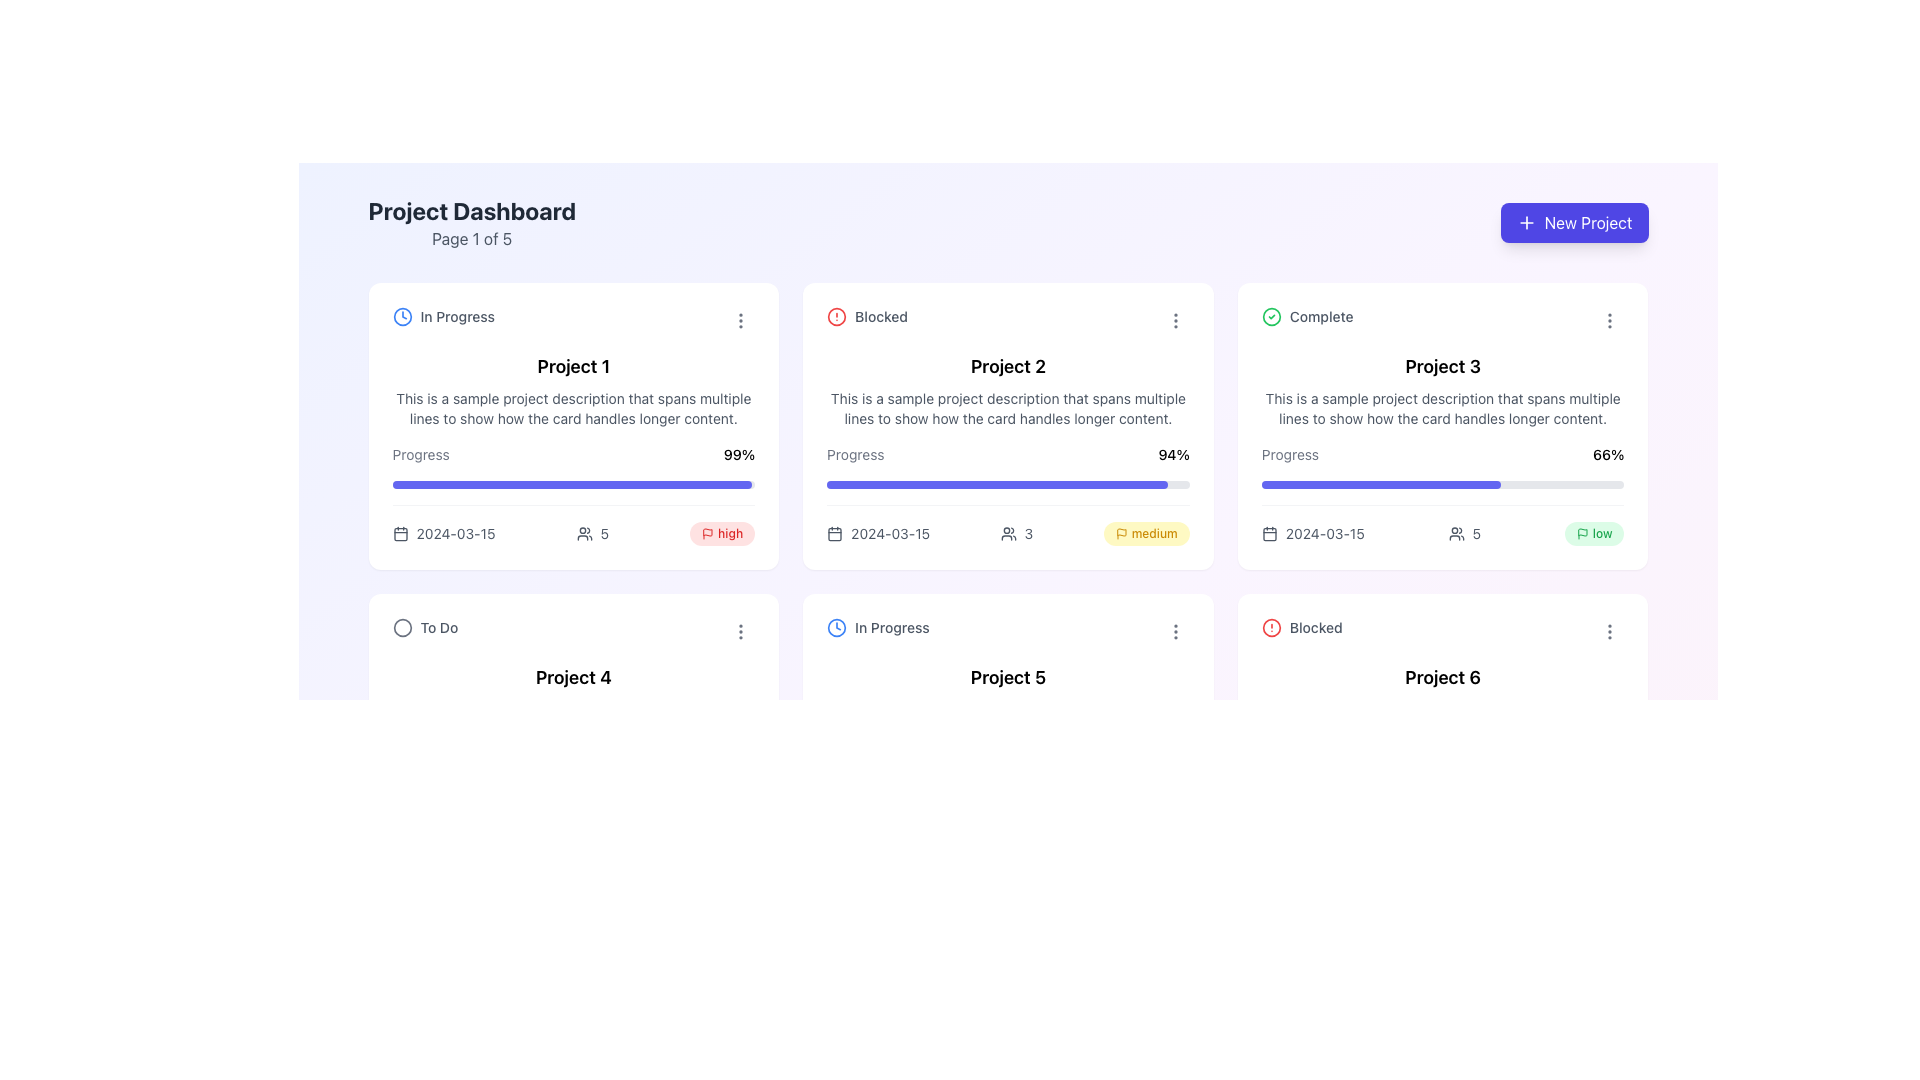 The height and width of the screenshot is (1080, 1920). I want to click on the date icon located in the bottom-left section of the 'Project 2' card in the dashboard interface, which serves as a visual representation for the date '2024-03-15', so click(835, 532).